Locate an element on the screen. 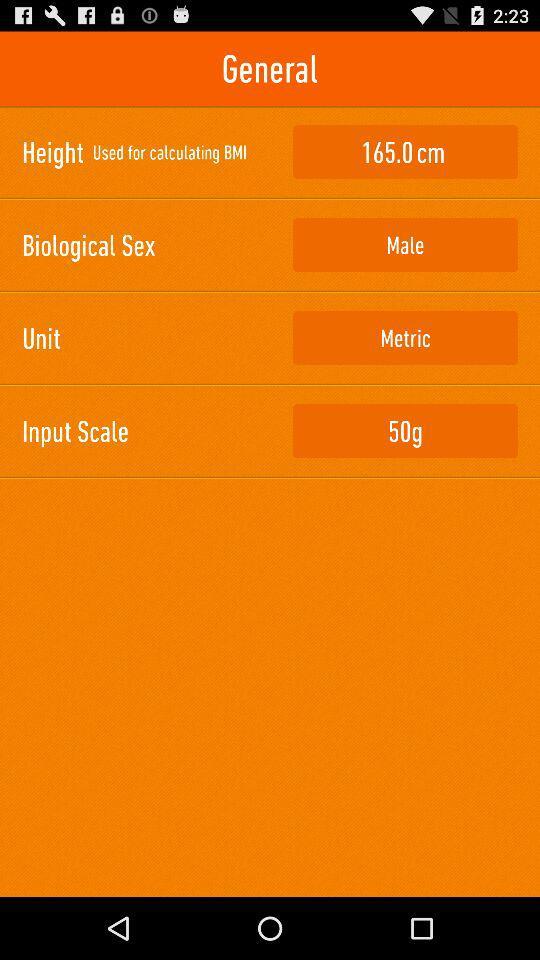 Image resolution: width=540 pixels, height=960 pixels. the icon to the right of used for calculating is located at coordinates (405, 151).